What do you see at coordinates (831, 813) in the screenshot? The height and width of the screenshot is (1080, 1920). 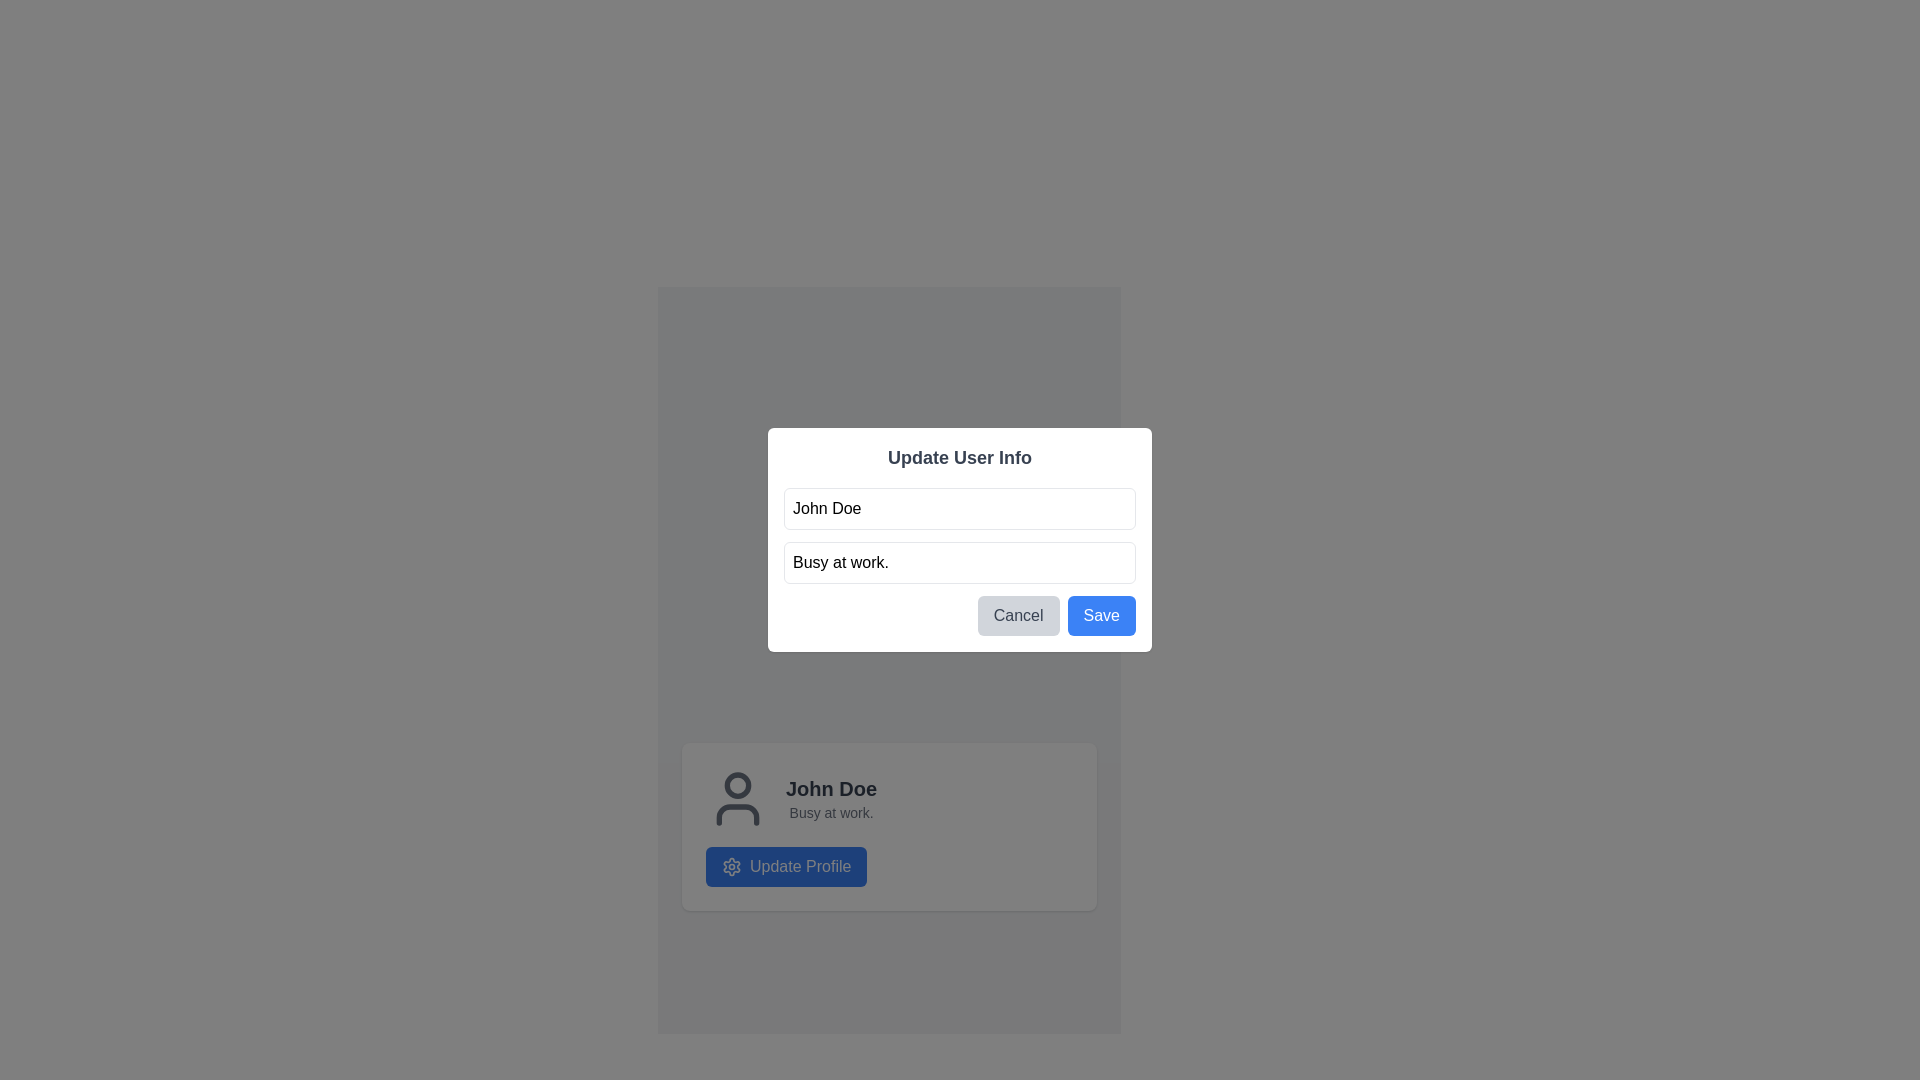 I see `the text label displaying 'Busy at work.' located beneath 'John Doe' in the user profile card` at bounding box center [831, 813].